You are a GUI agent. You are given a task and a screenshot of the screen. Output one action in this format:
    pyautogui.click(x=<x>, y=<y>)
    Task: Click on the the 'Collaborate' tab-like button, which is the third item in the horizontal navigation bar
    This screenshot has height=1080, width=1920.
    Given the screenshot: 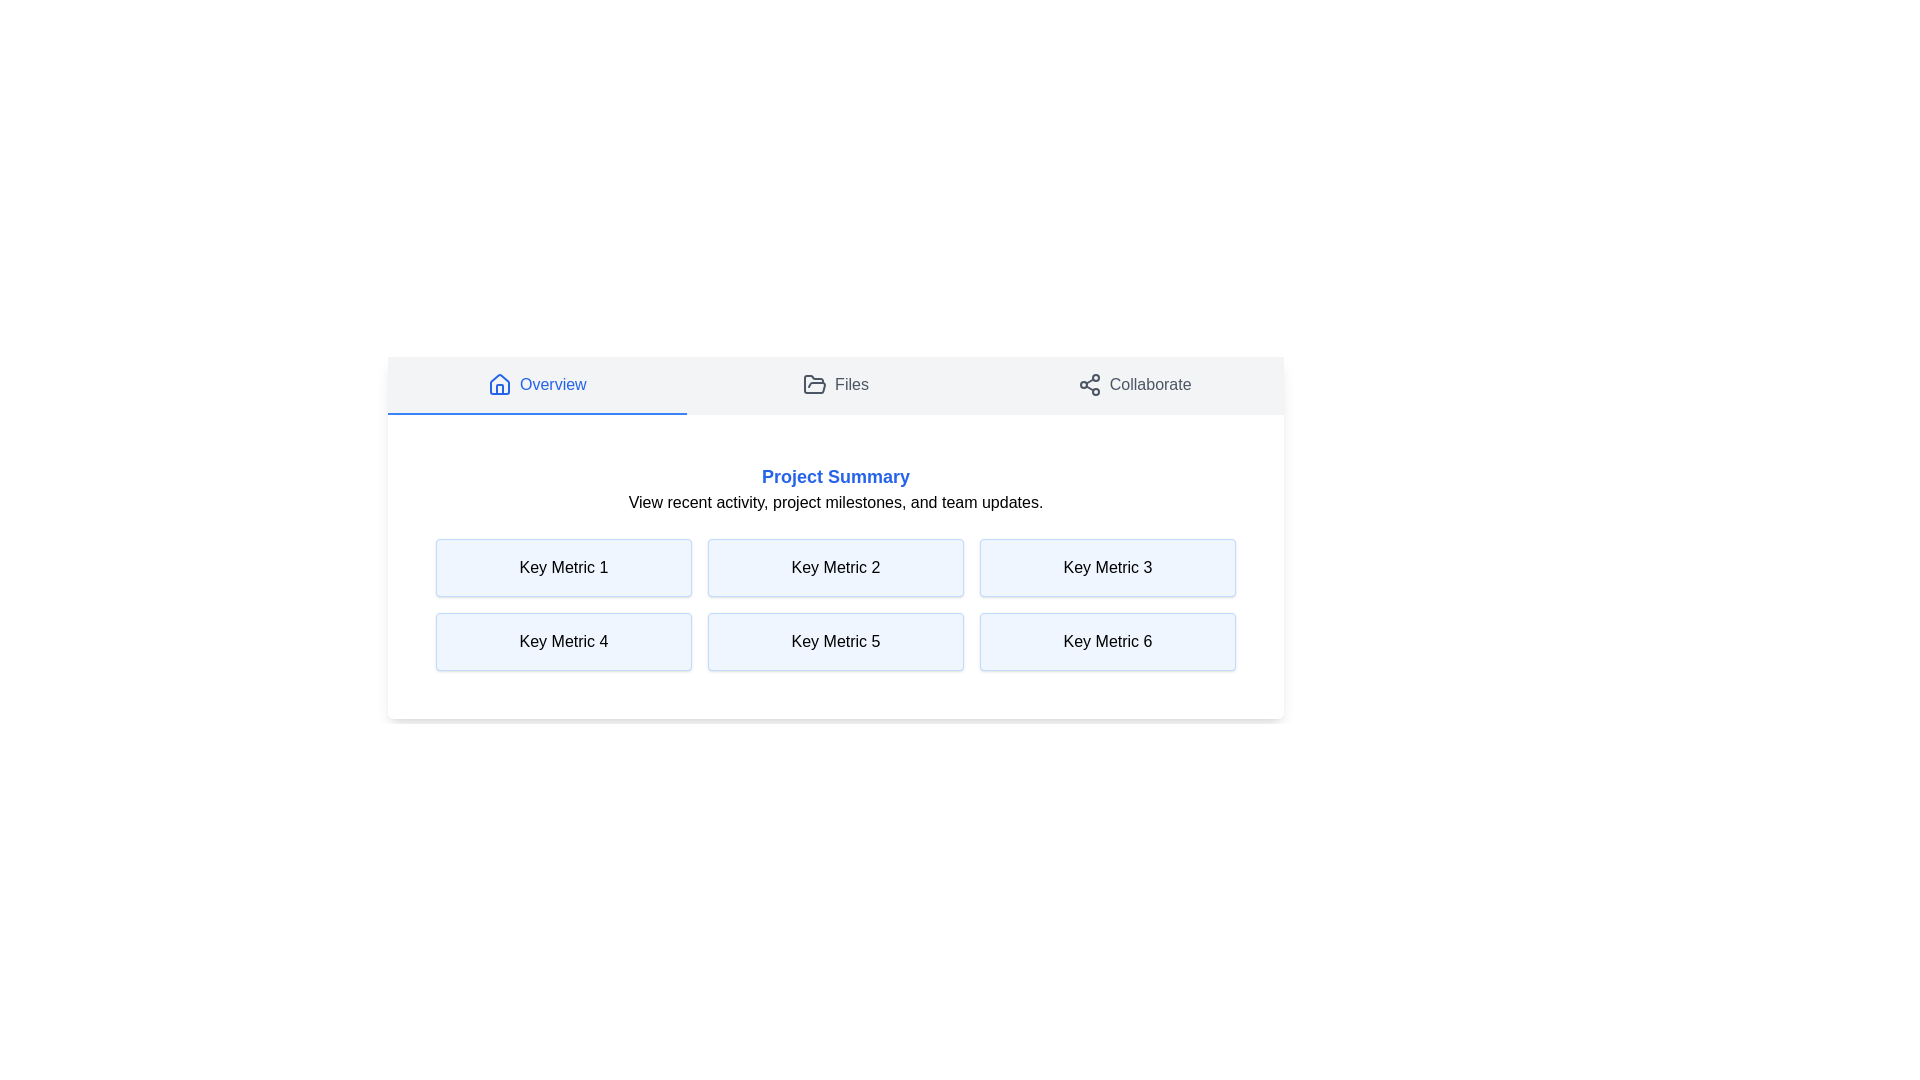 What is the action you would take?
    pyautogui.click(x=1133, y=385)
    